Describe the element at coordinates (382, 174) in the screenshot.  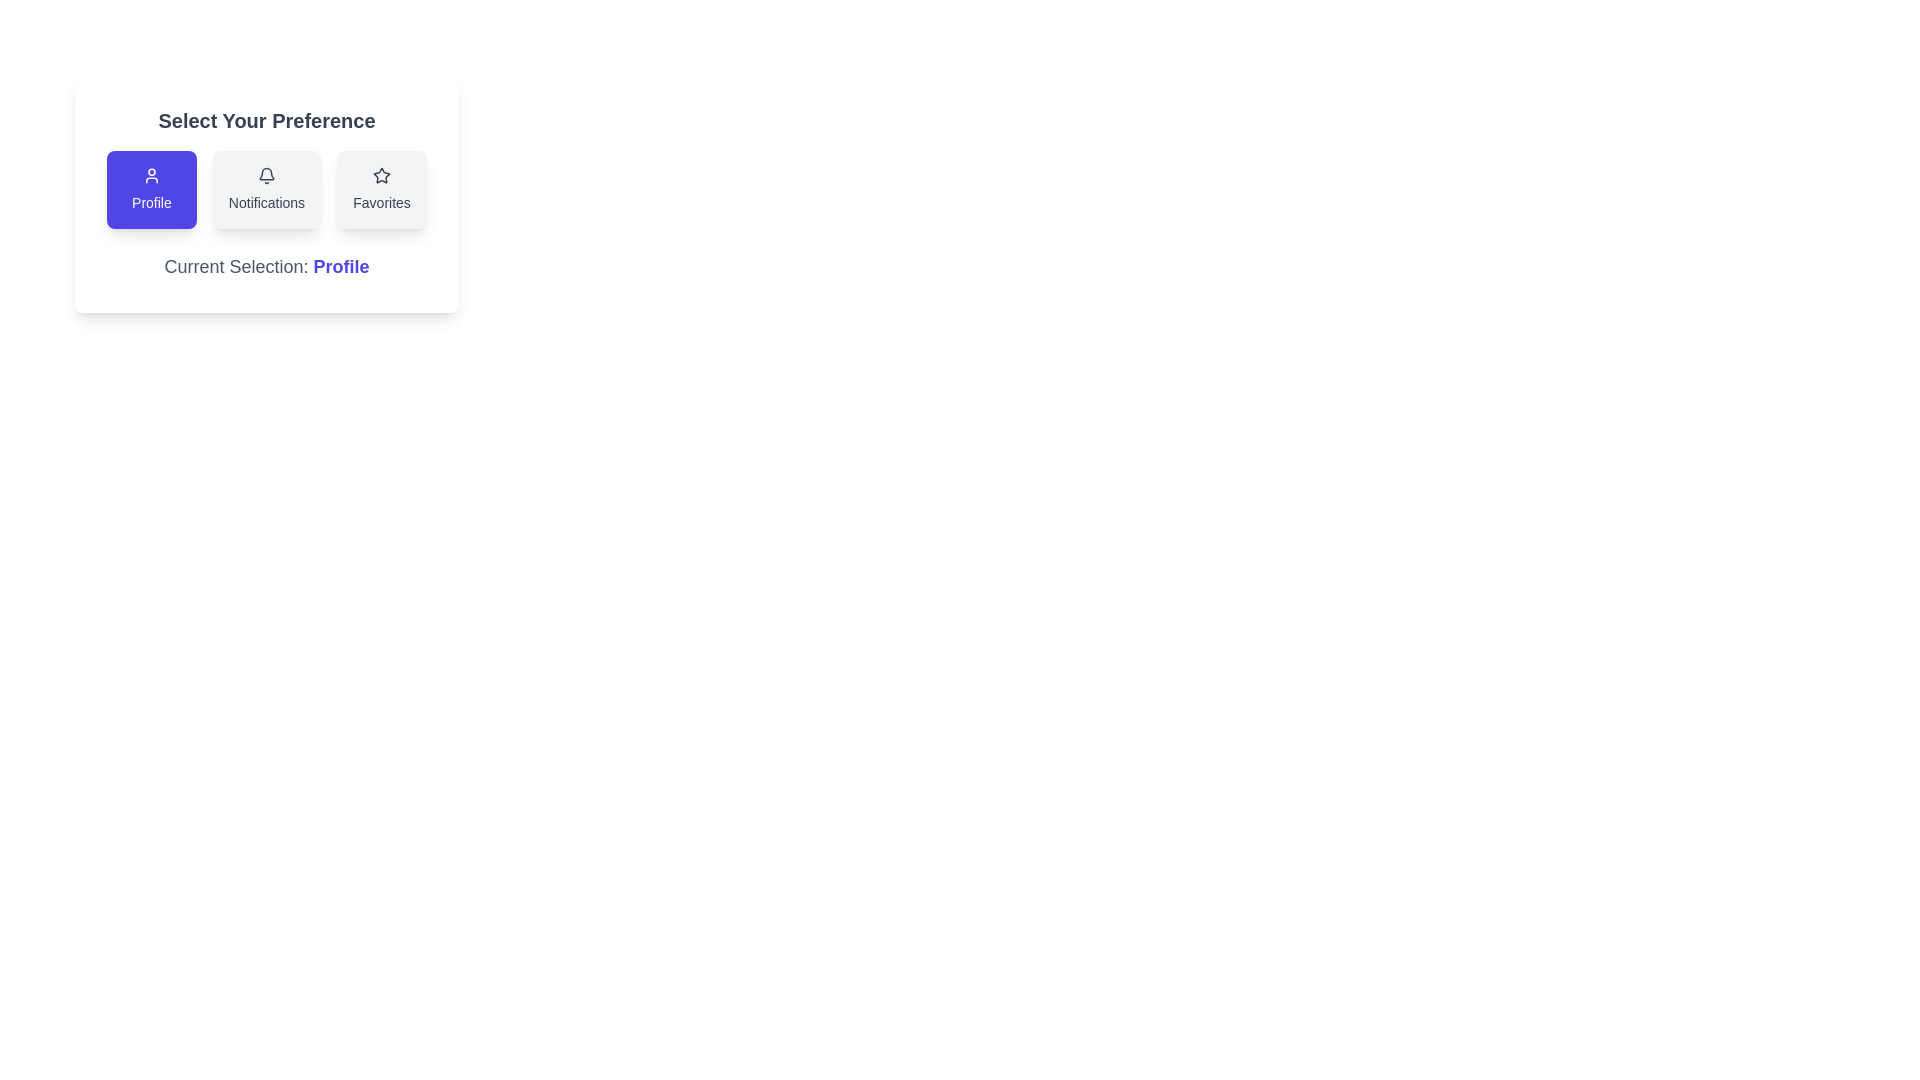
I see `the 'Favorites' icon in the preference selection interface` at that location.